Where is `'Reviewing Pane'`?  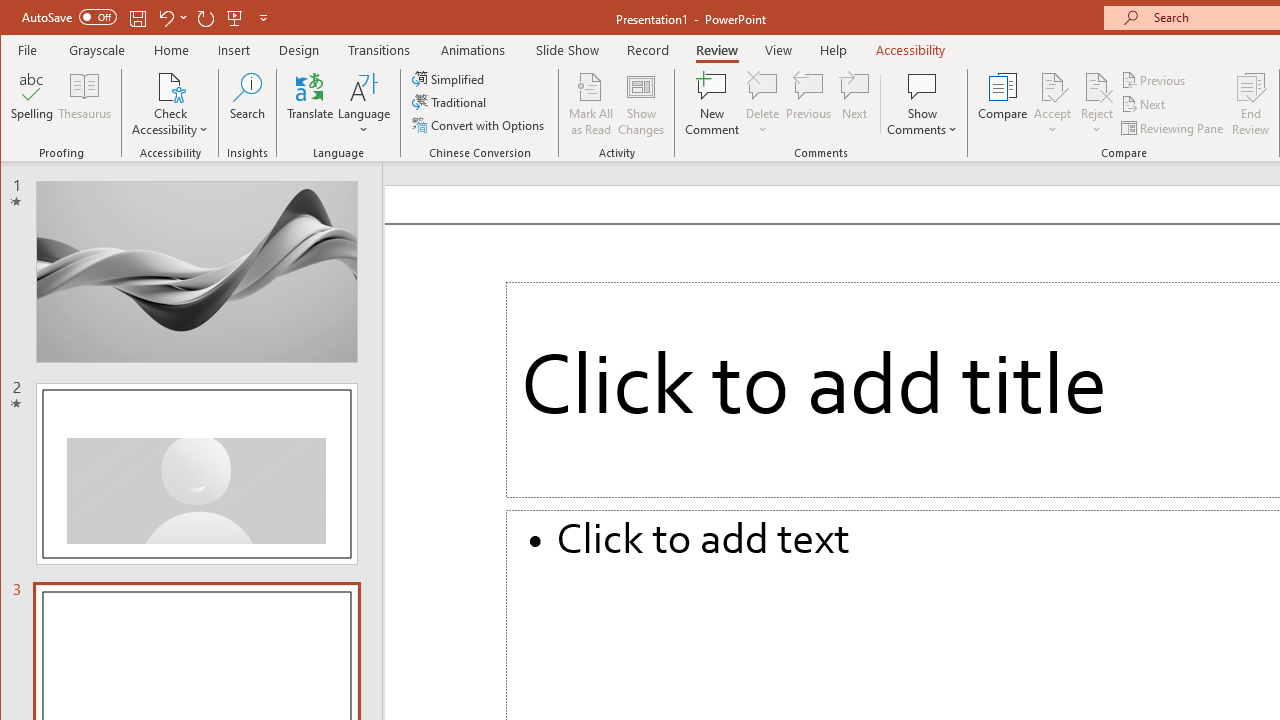 'Reviewing Pane' is located at coordinates (1173, 128).